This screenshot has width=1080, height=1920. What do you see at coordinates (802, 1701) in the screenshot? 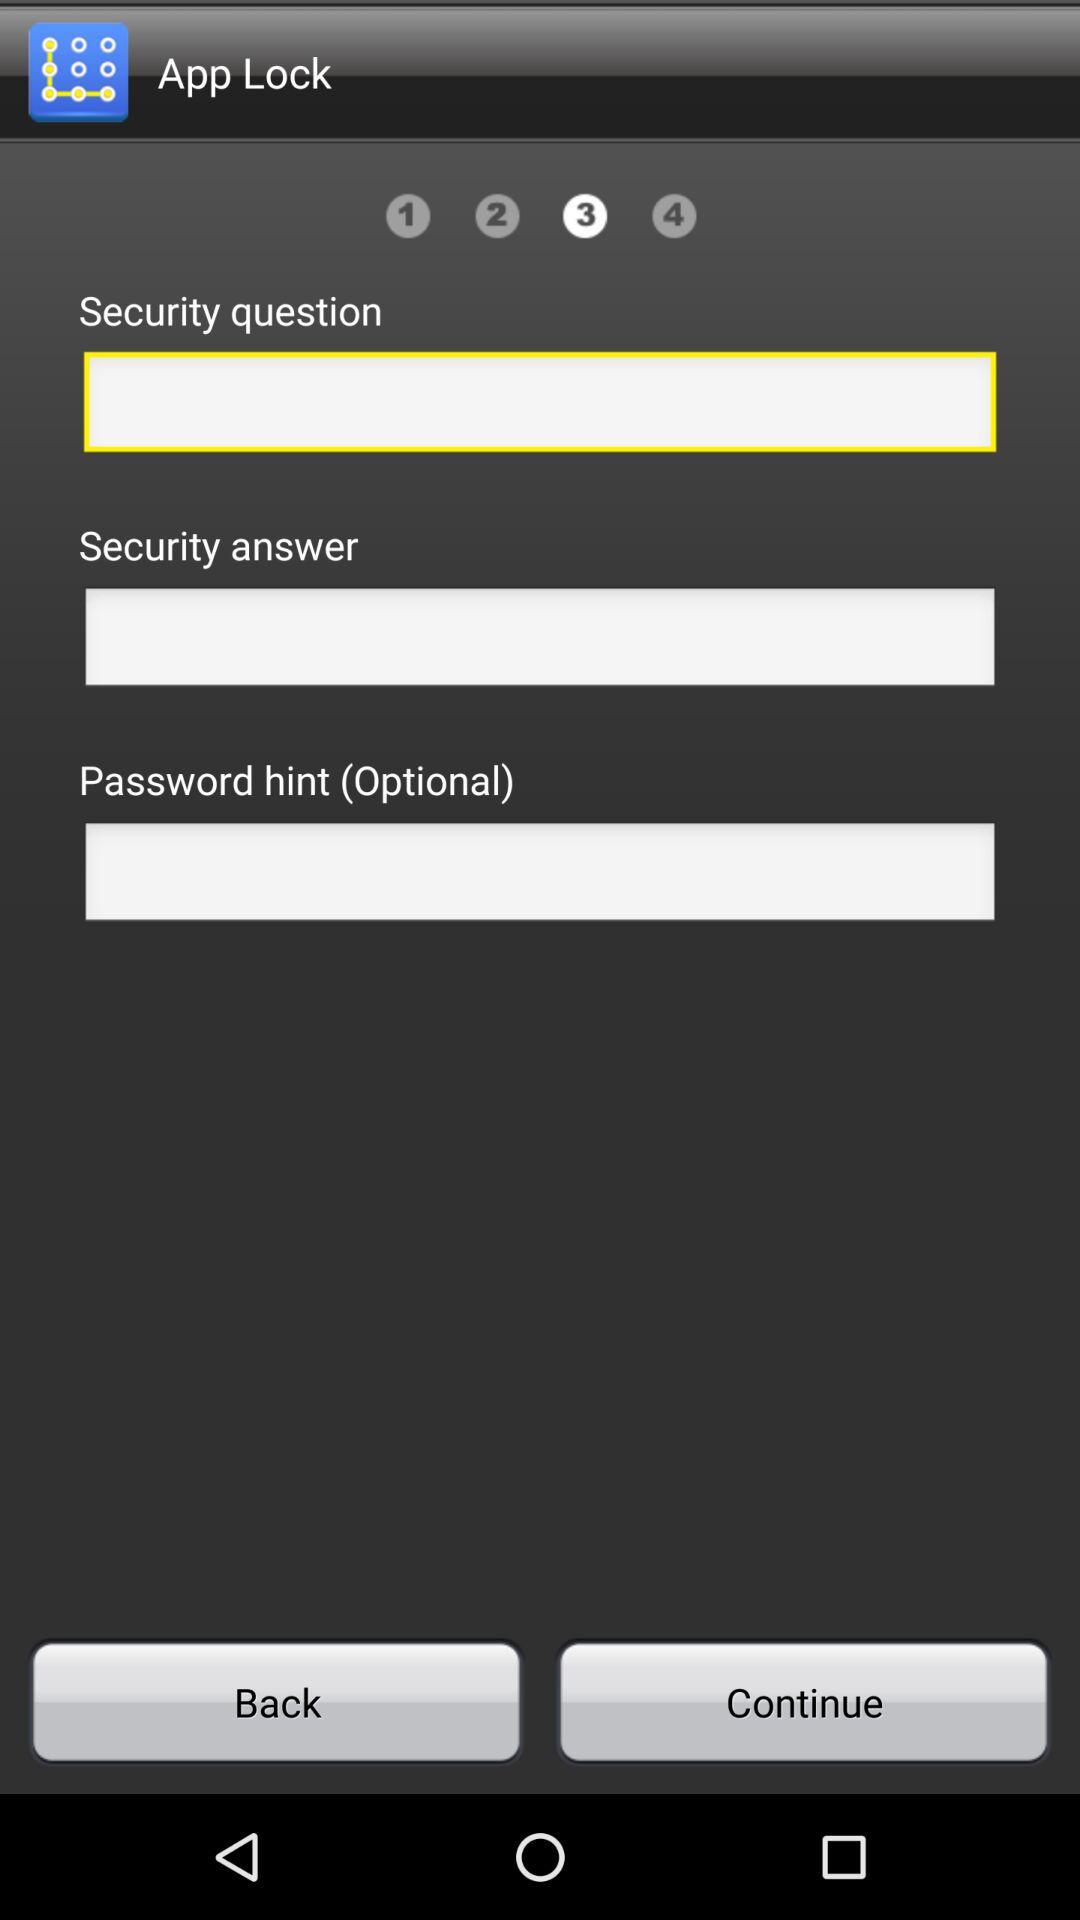
I see `item next to the back` at bounding box center [802, 1701].